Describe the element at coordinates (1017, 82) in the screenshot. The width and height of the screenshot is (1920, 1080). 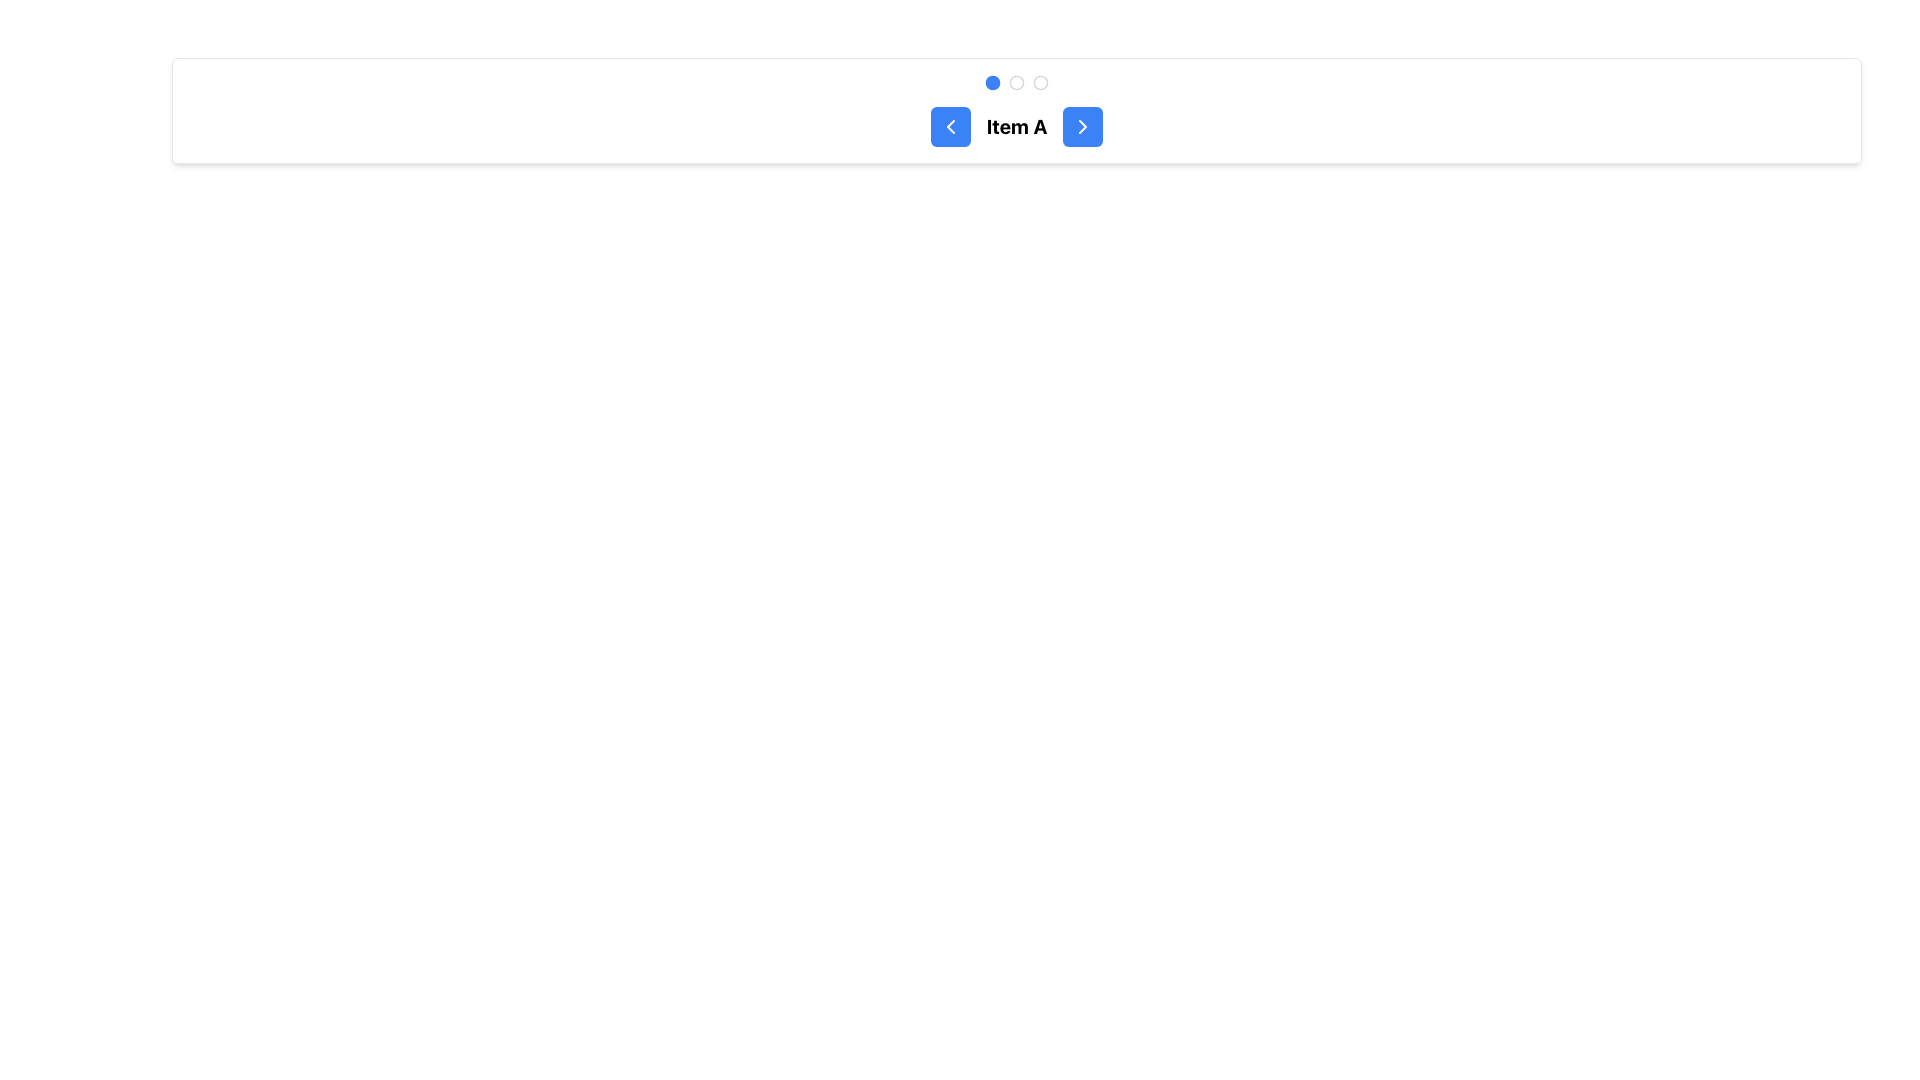
I see `the second navigation indicator circle with a gray border` at that location.